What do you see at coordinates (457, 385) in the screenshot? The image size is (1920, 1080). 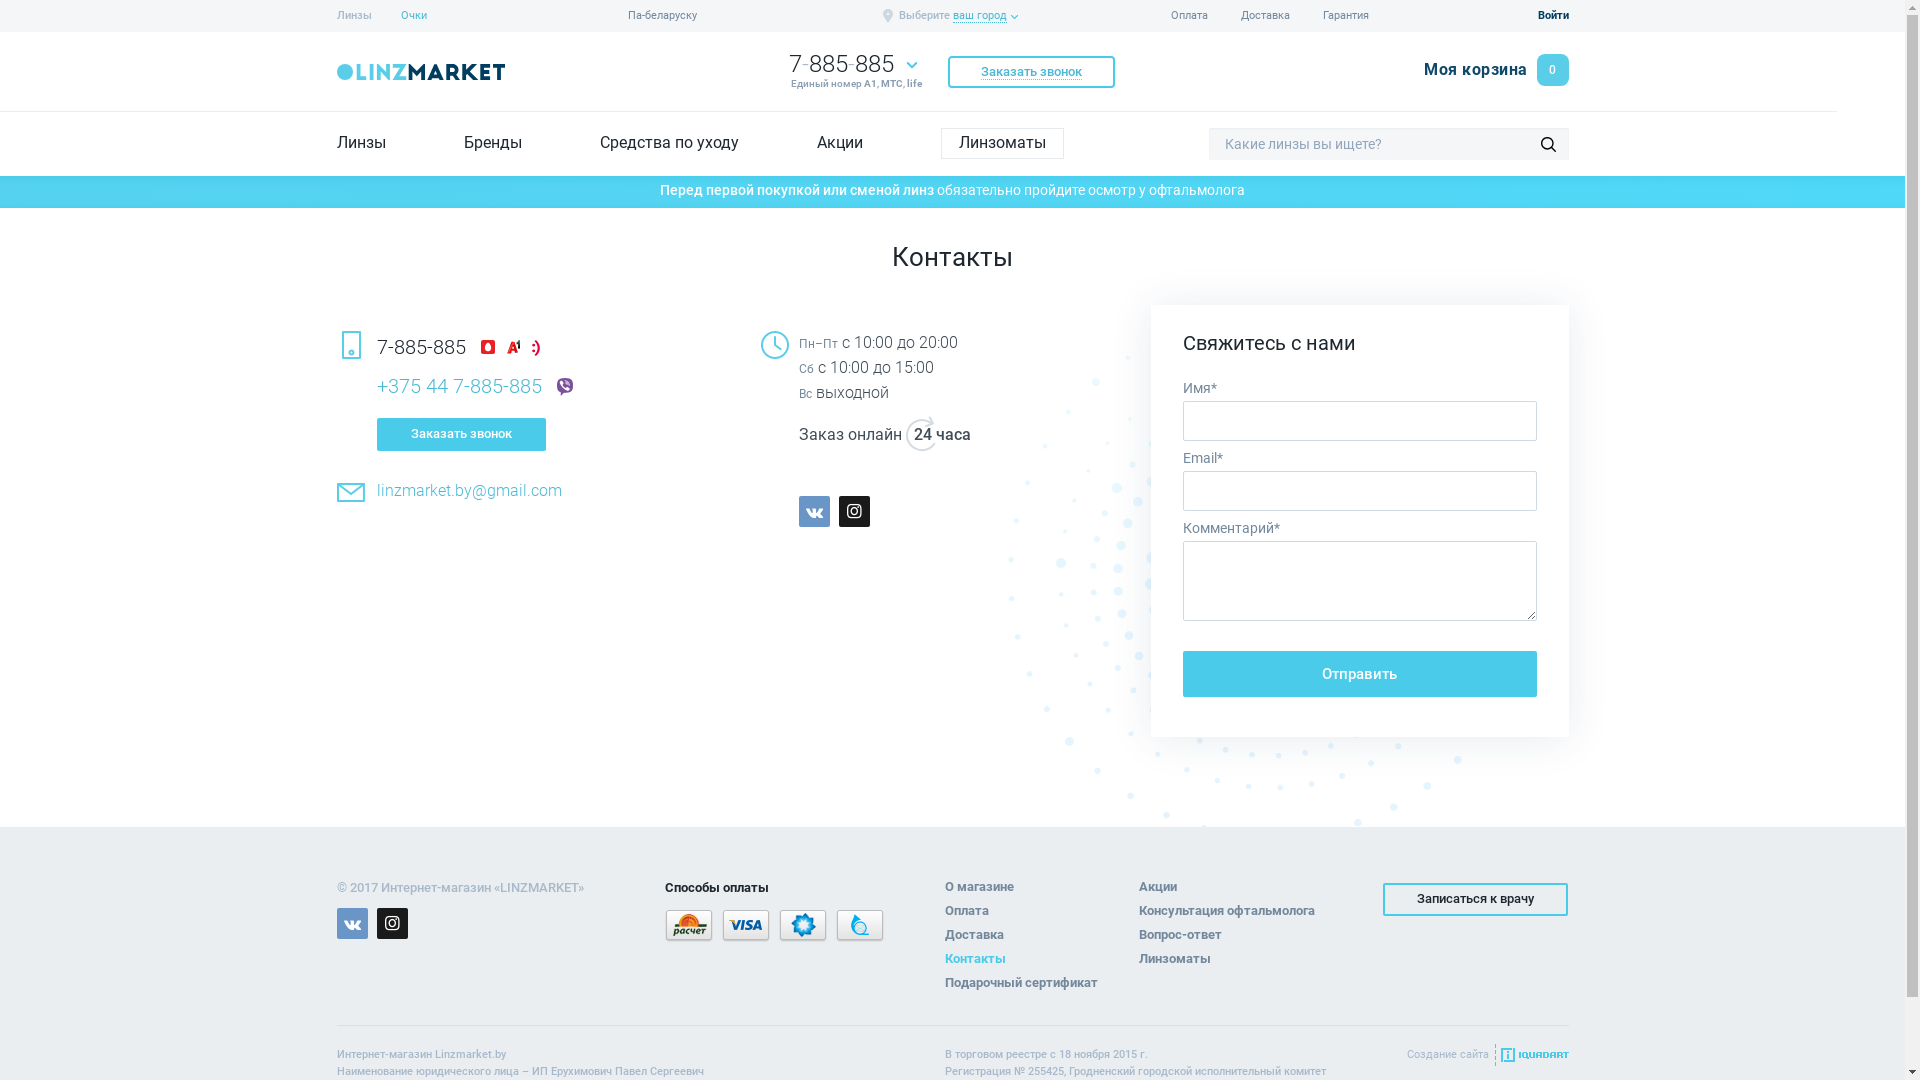 I see `'+375 44 7-885-885'` at bounding box center [457, 385].